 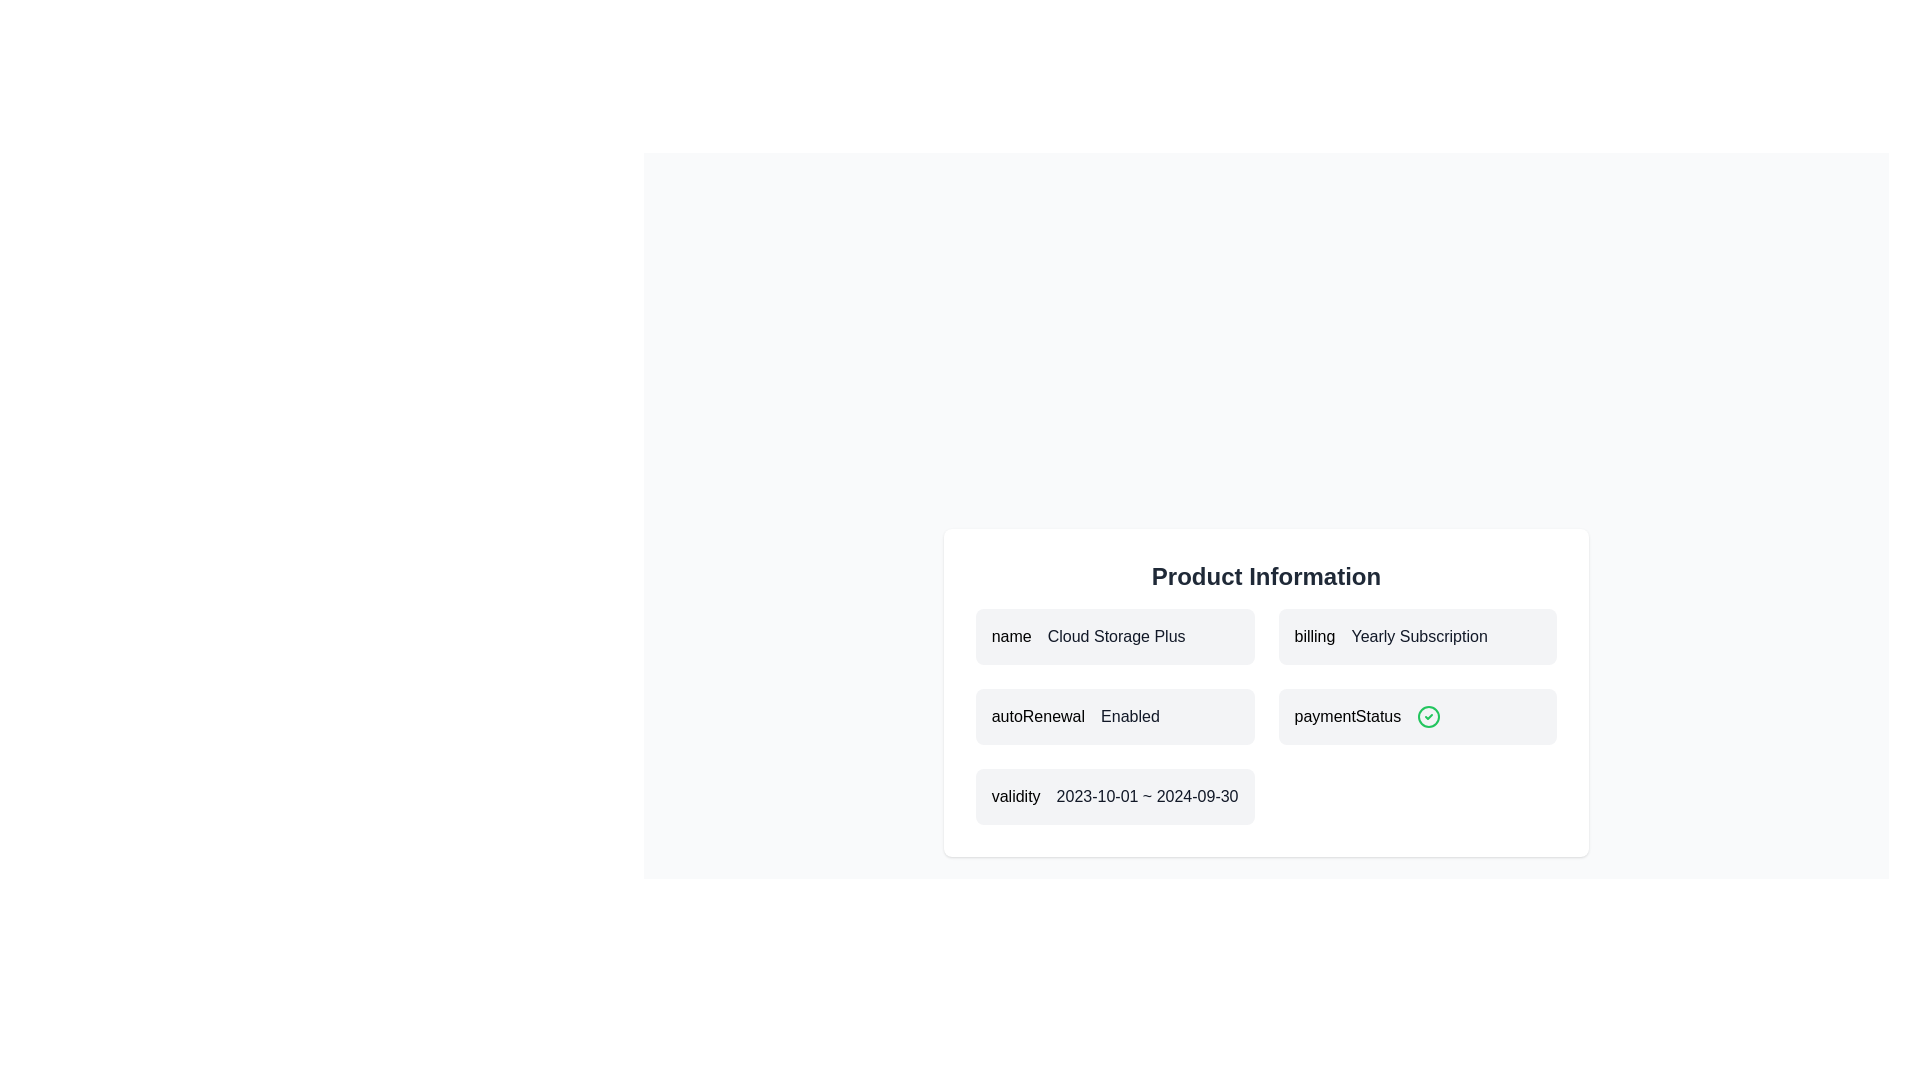 What do you see at coordinates (1016, 796) in the screenshot?
I see `the Text Label that describes the validity period located at the bottom-left corner of the 'Product Information' card` at bounding box center [1016, 796].